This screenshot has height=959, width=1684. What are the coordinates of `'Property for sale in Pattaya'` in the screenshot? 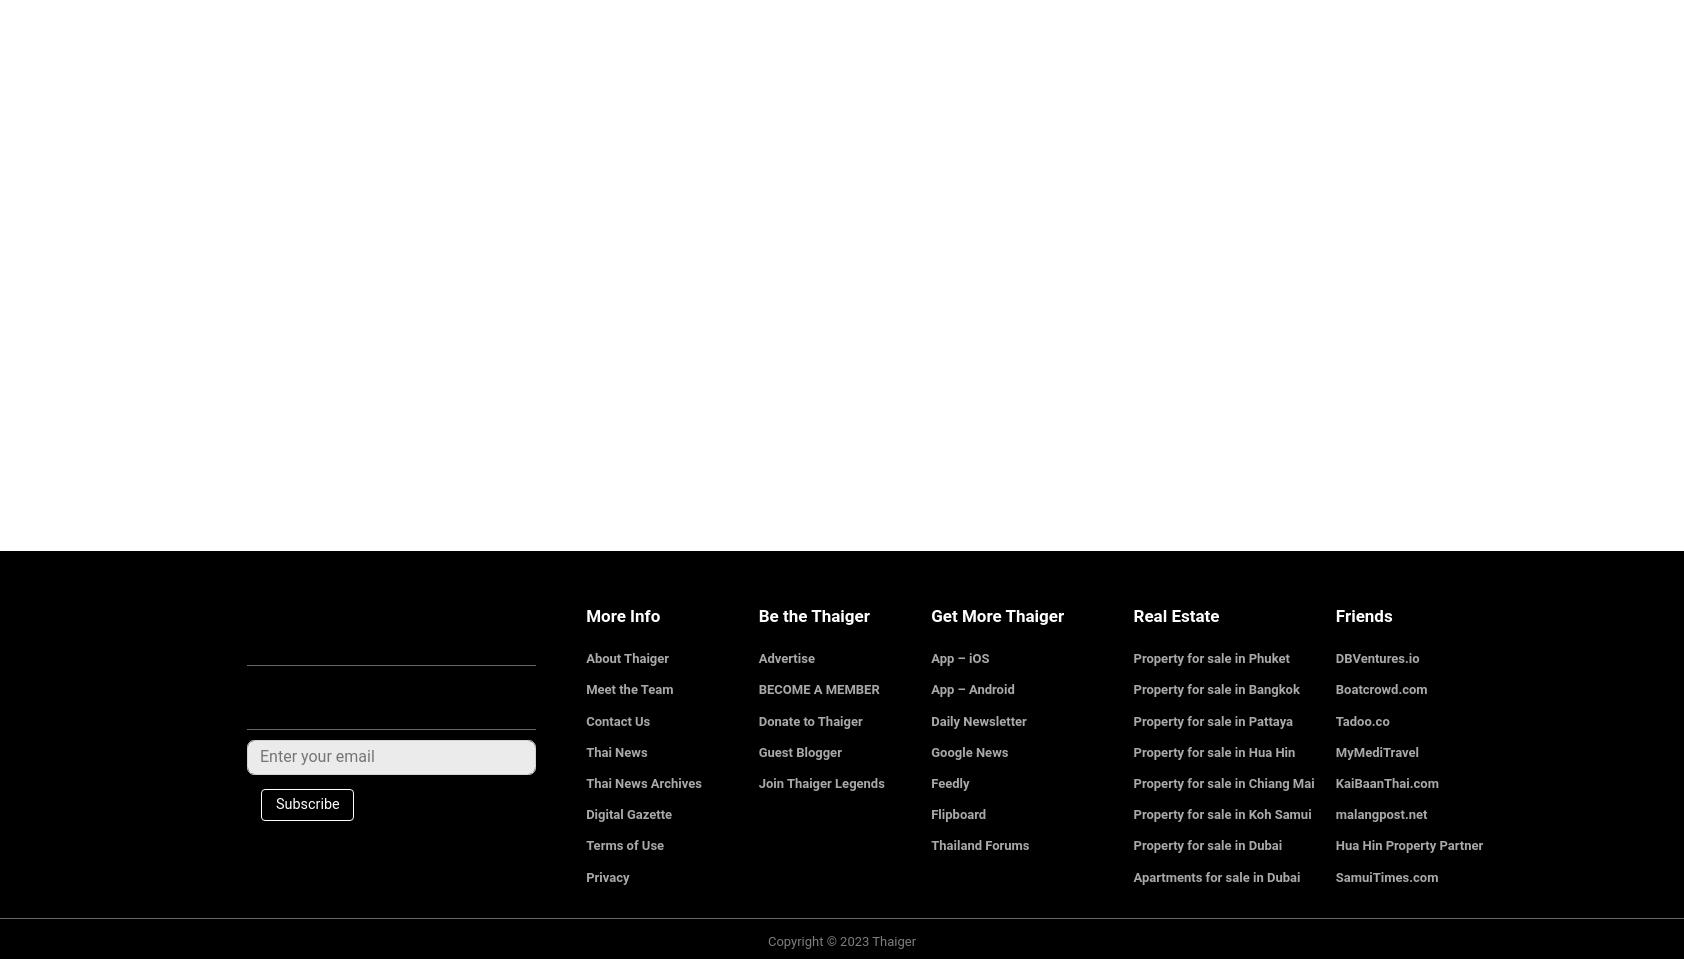 It's located at (1132, 719).